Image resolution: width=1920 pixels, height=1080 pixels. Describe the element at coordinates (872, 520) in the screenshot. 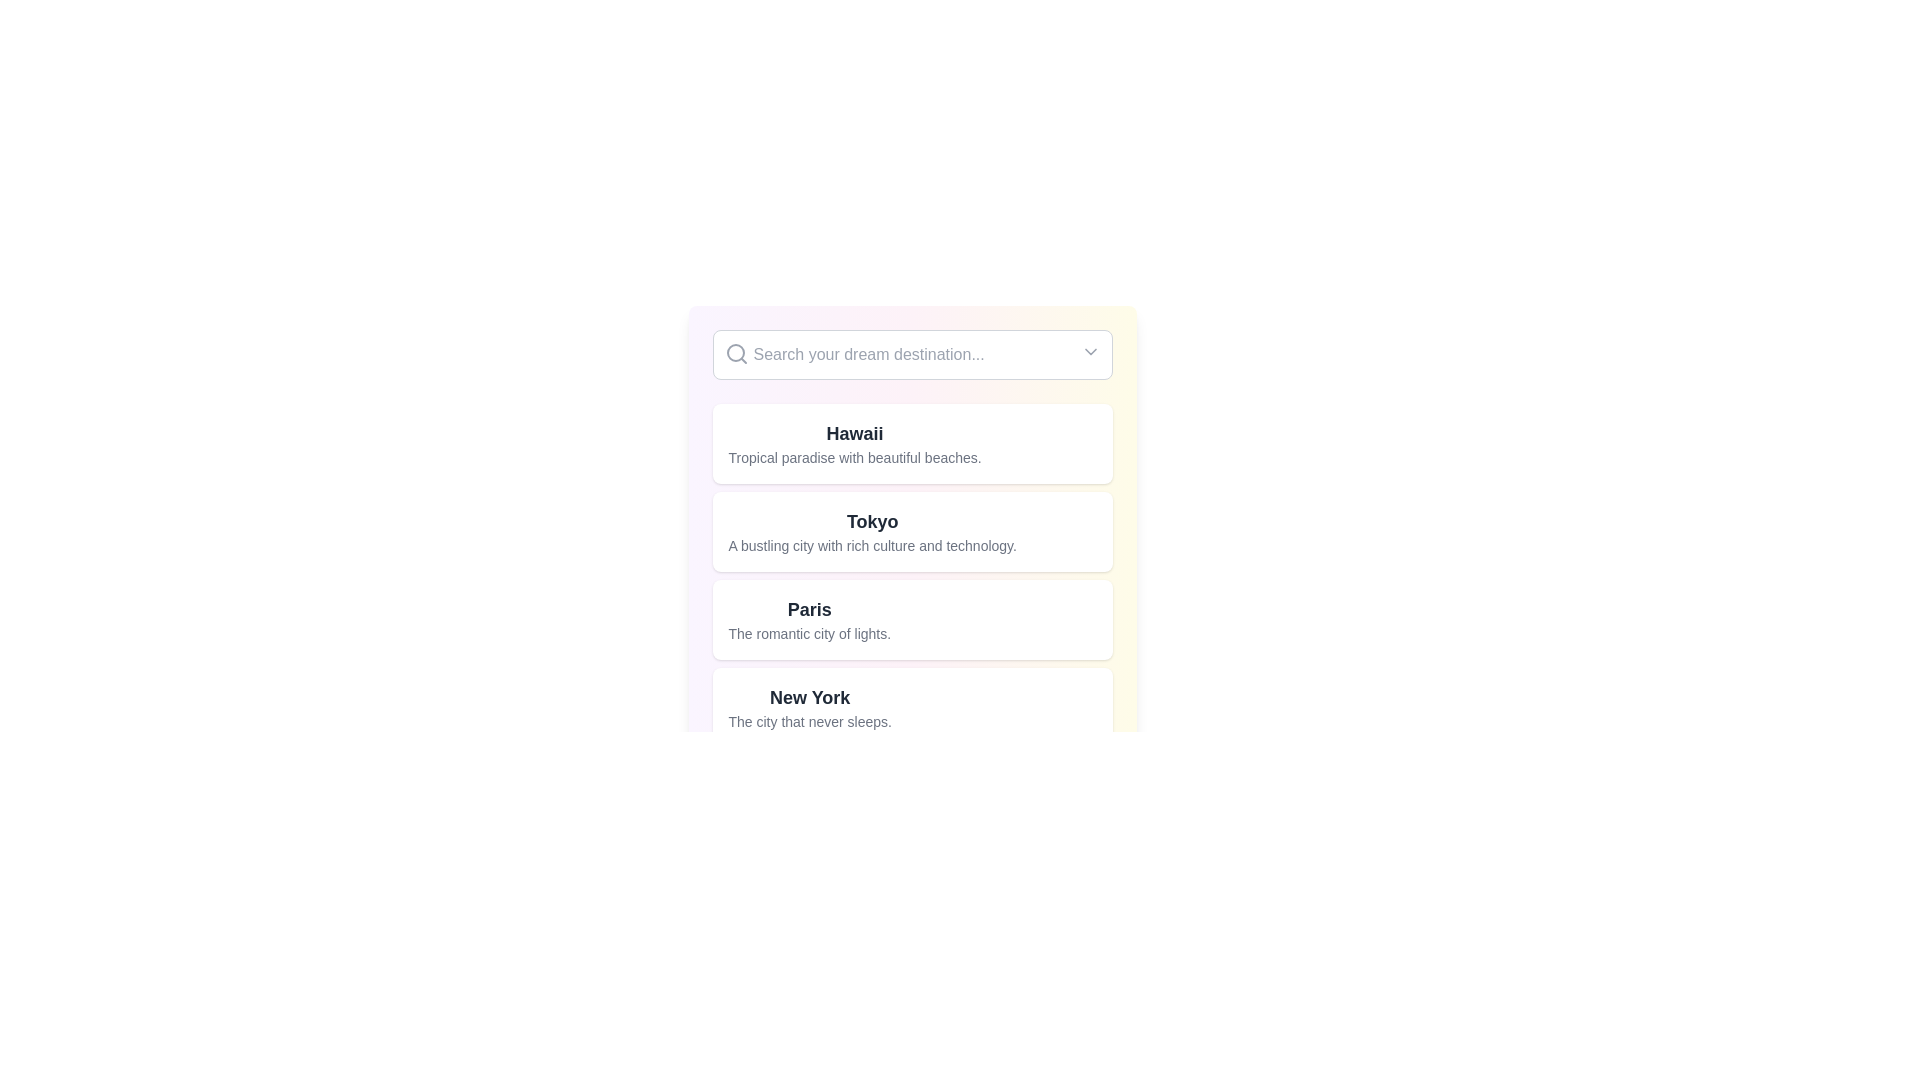

I see `on the text label that serves as the title for Tokyo, prominently positioned above additional descriptive text within a card-like layout` at that location.